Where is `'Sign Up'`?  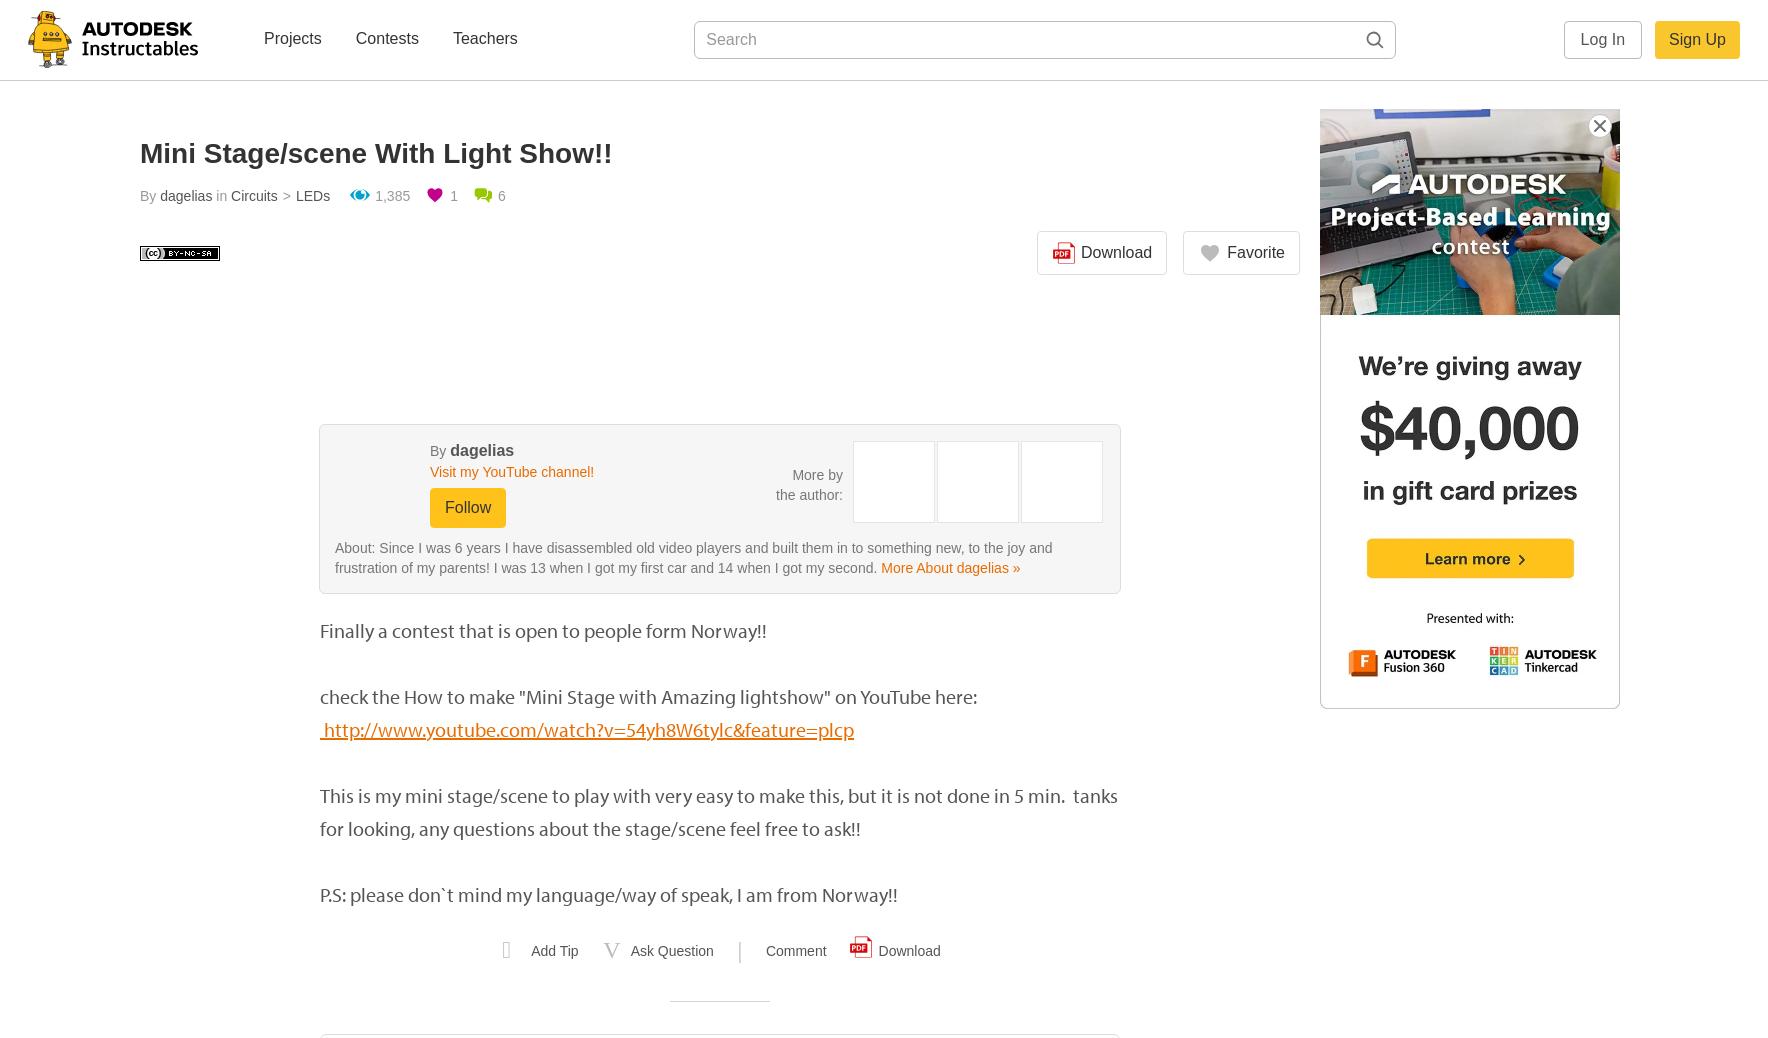
'Sign Up' is located at coordinates (1696, 38).